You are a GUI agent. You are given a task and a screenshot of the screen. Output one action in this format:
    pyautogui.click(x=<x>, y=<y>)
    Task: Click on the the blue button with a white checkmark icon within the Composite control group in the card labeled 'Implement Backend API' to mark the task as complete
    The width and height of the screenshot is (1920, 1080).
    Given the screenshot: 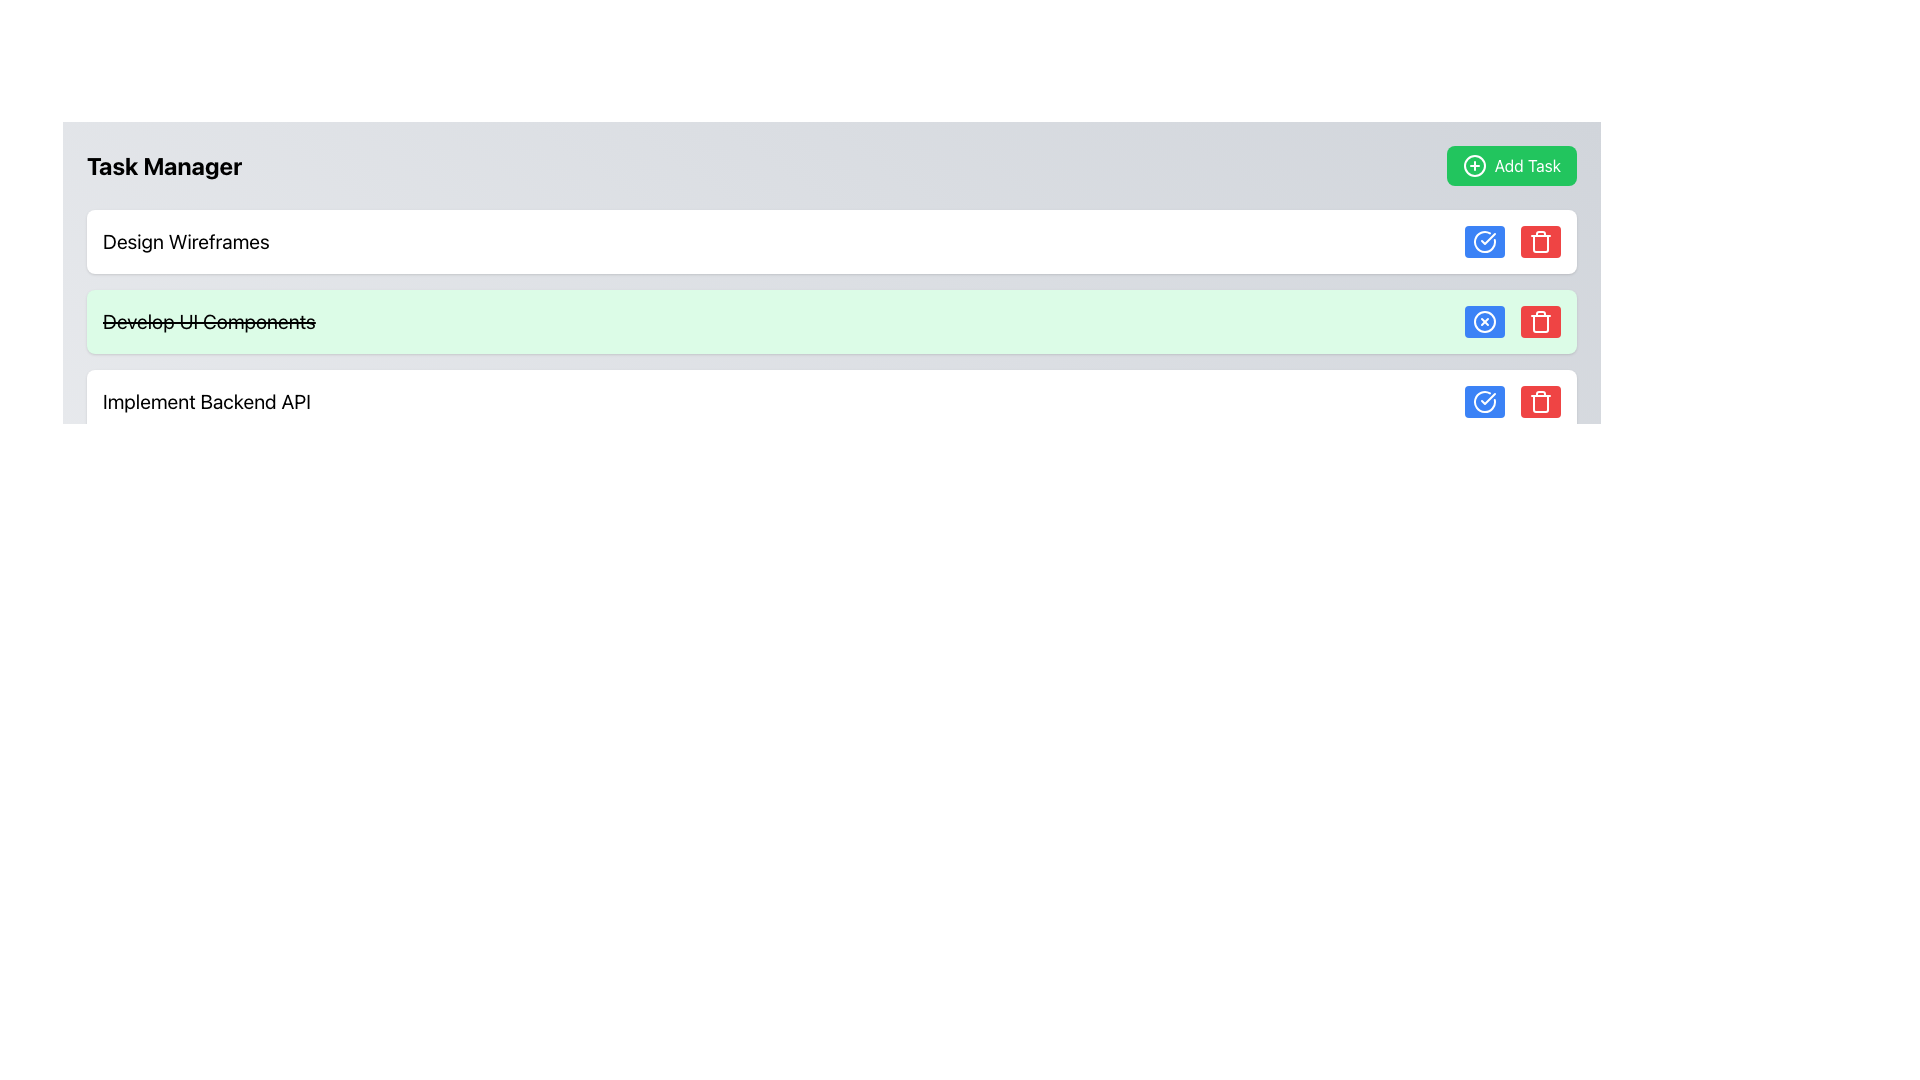 What is the action you would take?
    pyautogui.click(x=1512, y=401)
    